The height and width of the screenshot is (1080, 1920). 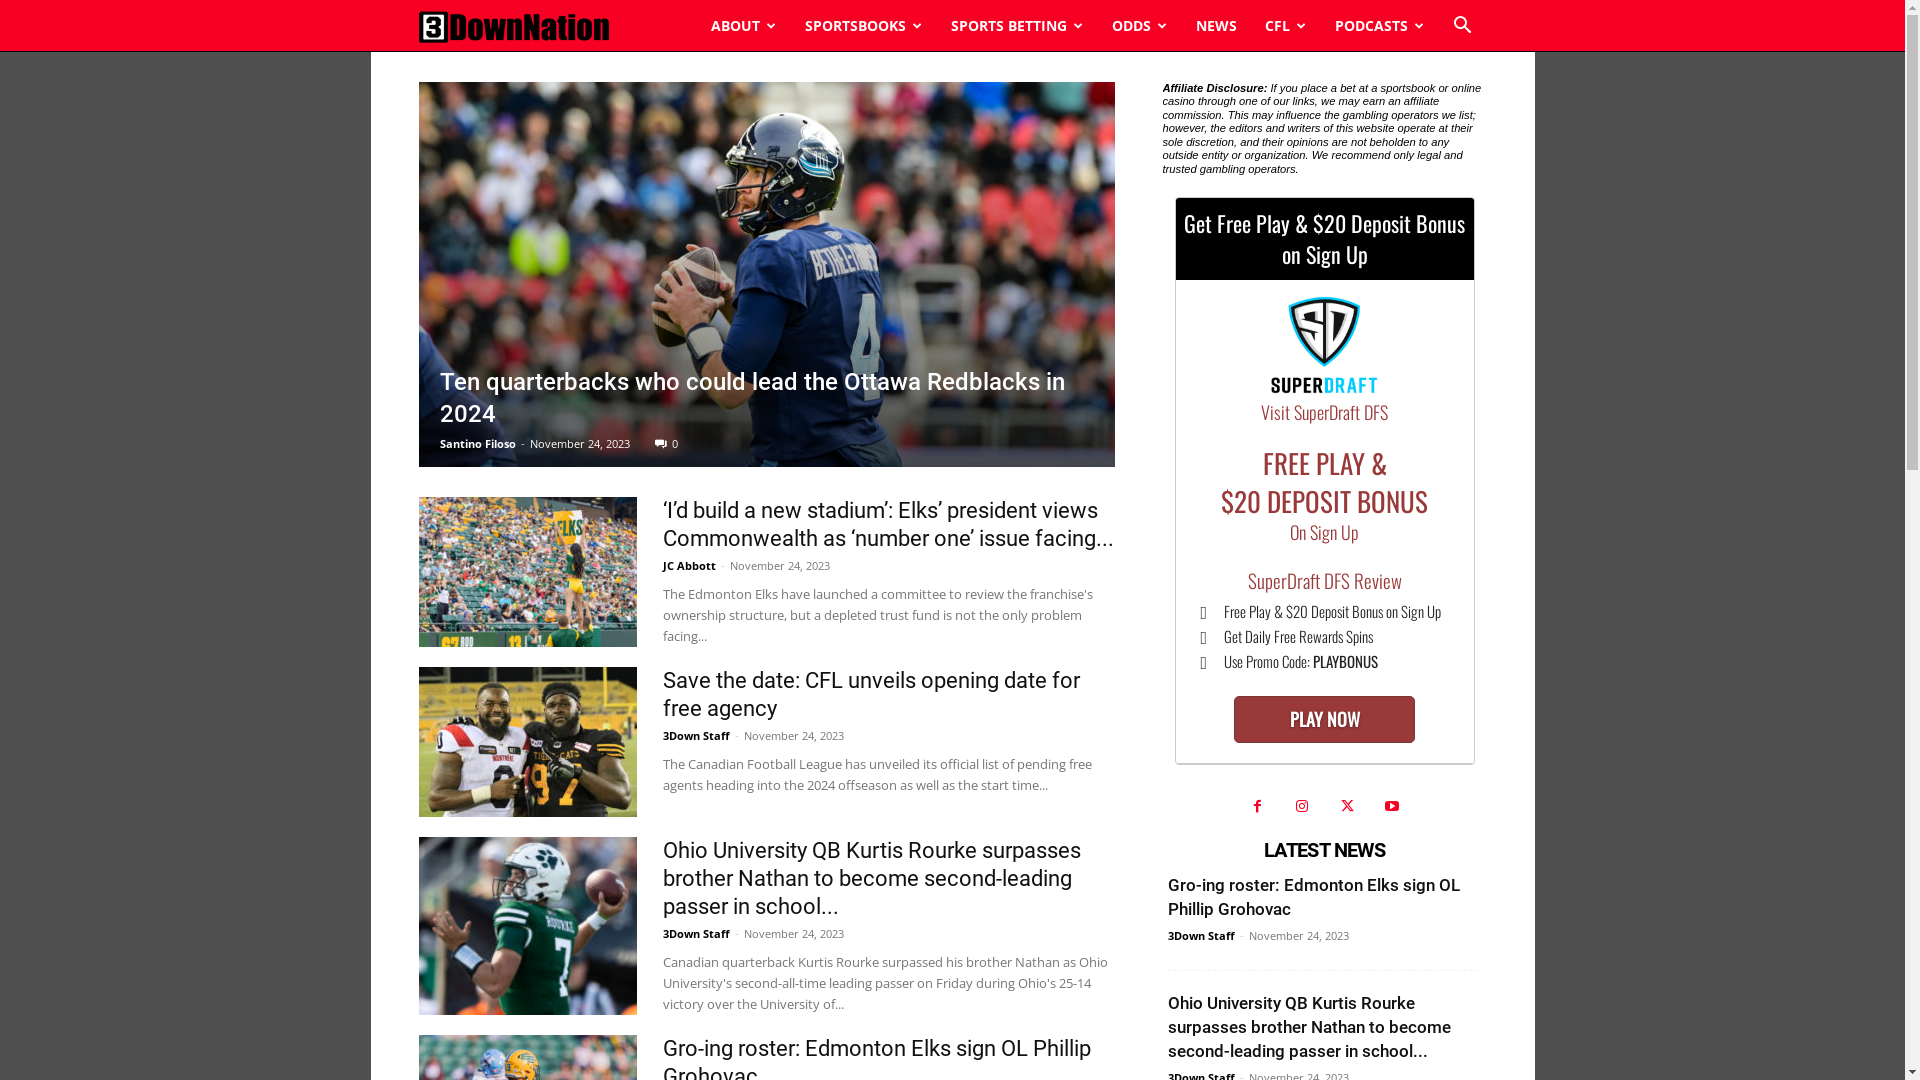 What do you see at coordinates (1301, 806) in the screenshot?
I see `'Instagram'` at bounding box center [1301, 806].